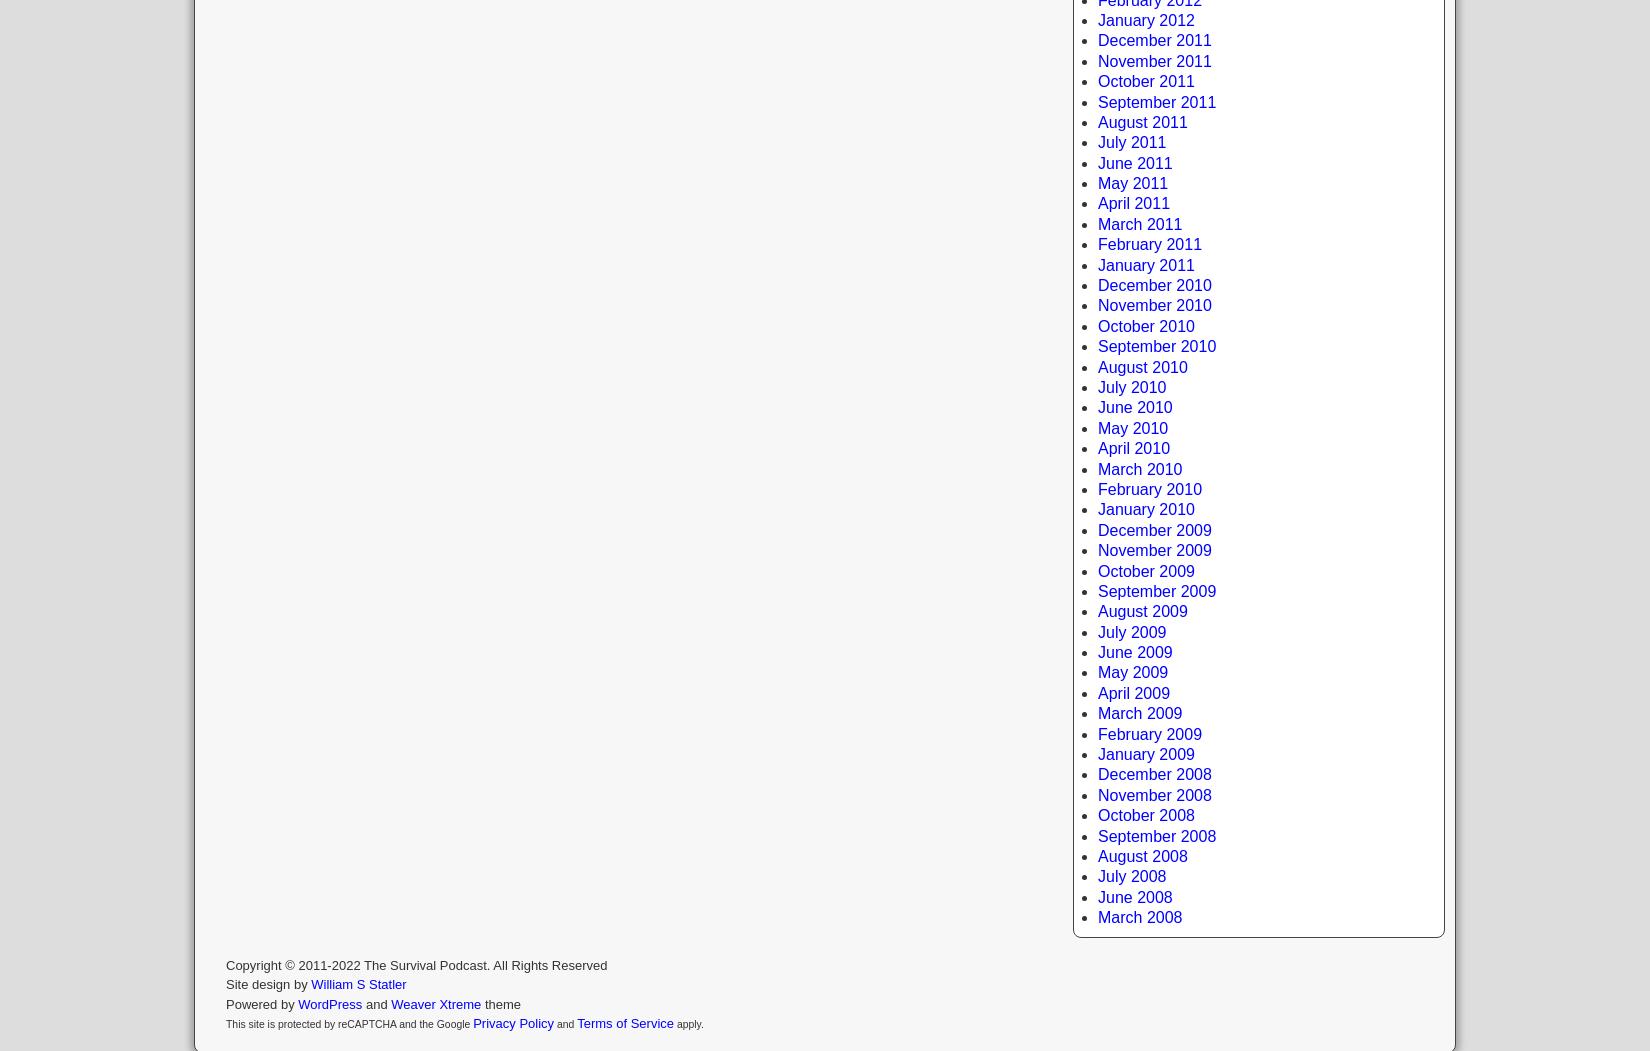 This screenshot has height=1051, width=1650. I want to click on 'June 2011', so click(1135, 162).